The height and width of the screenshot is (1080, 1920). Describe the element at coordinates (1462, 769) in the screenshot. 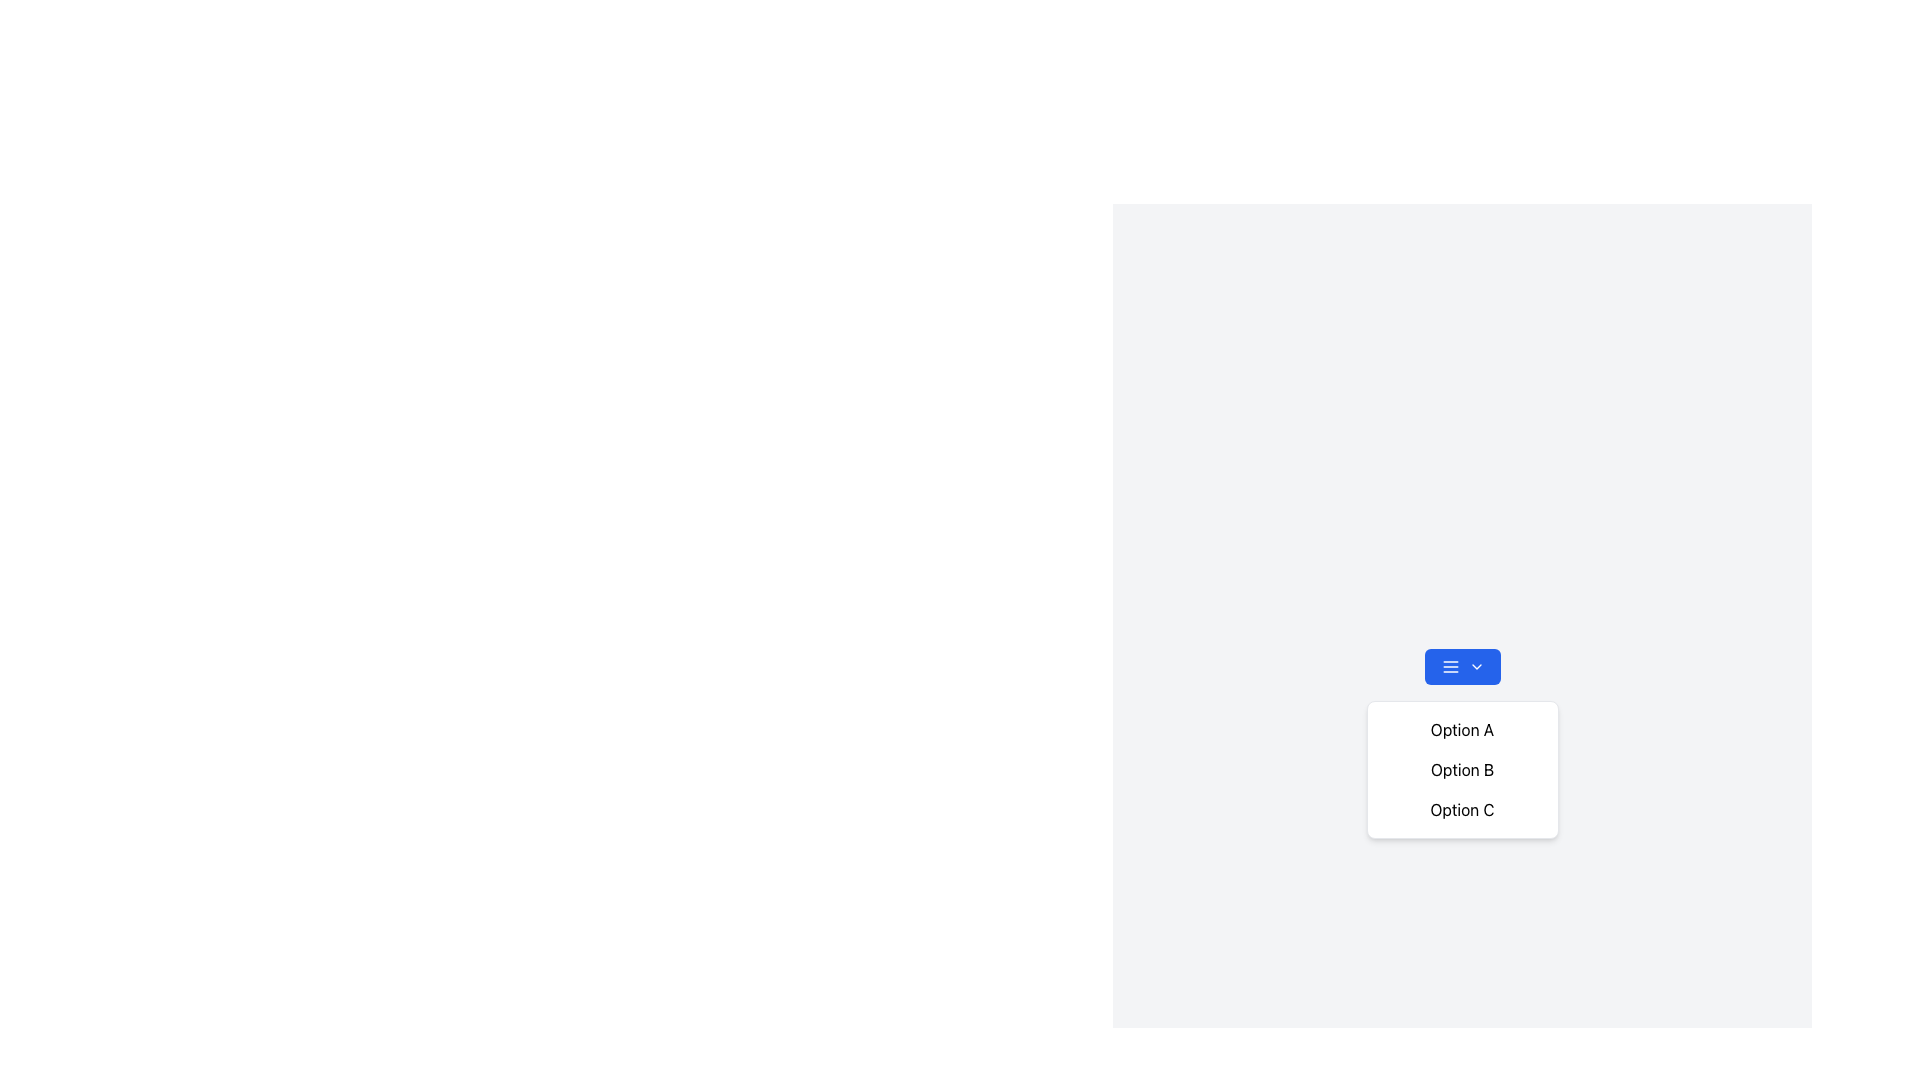

I see `to select the second option in the dropdown menu, which is located below 'Option A' and above 'Option C'` at that location.